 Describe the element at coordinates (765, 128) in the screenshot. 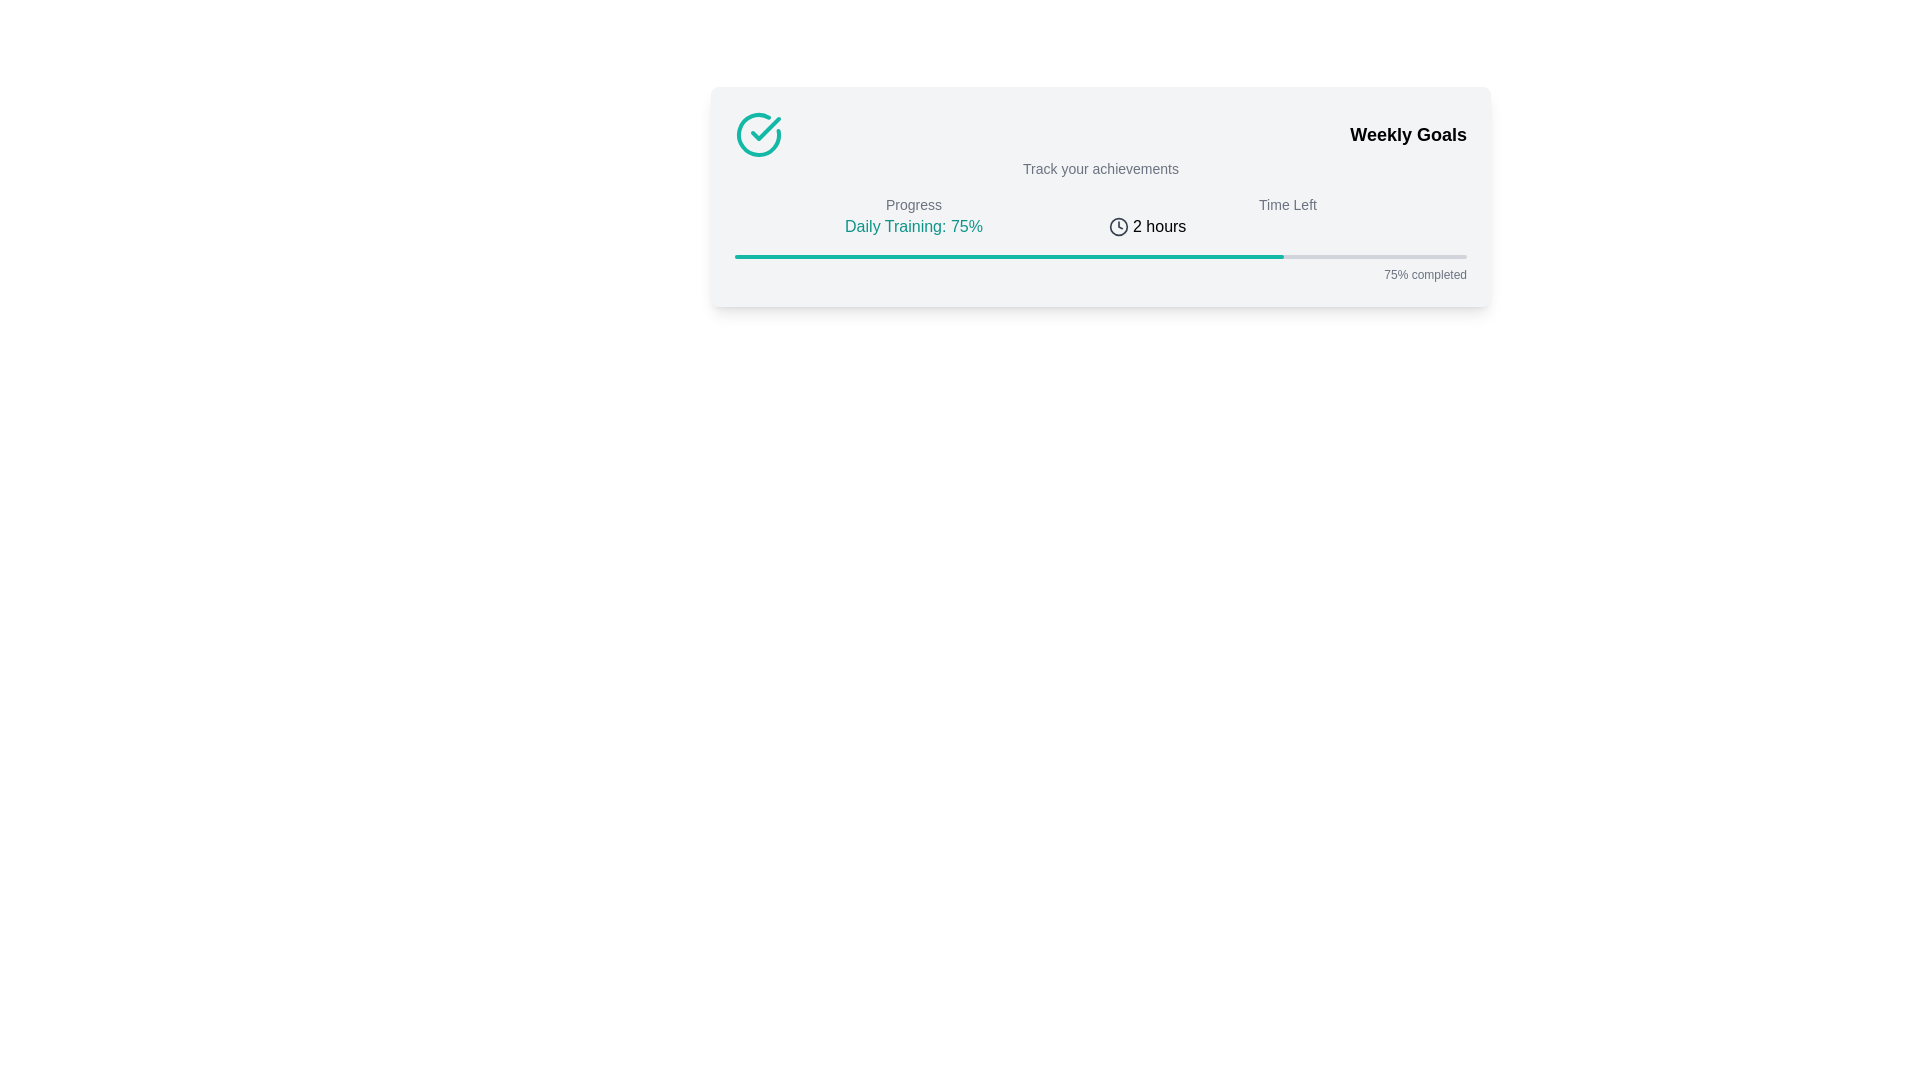

I see `the teal check mark icon styled in a circular frame located in the upper left quadrant of the card interface` at that location.